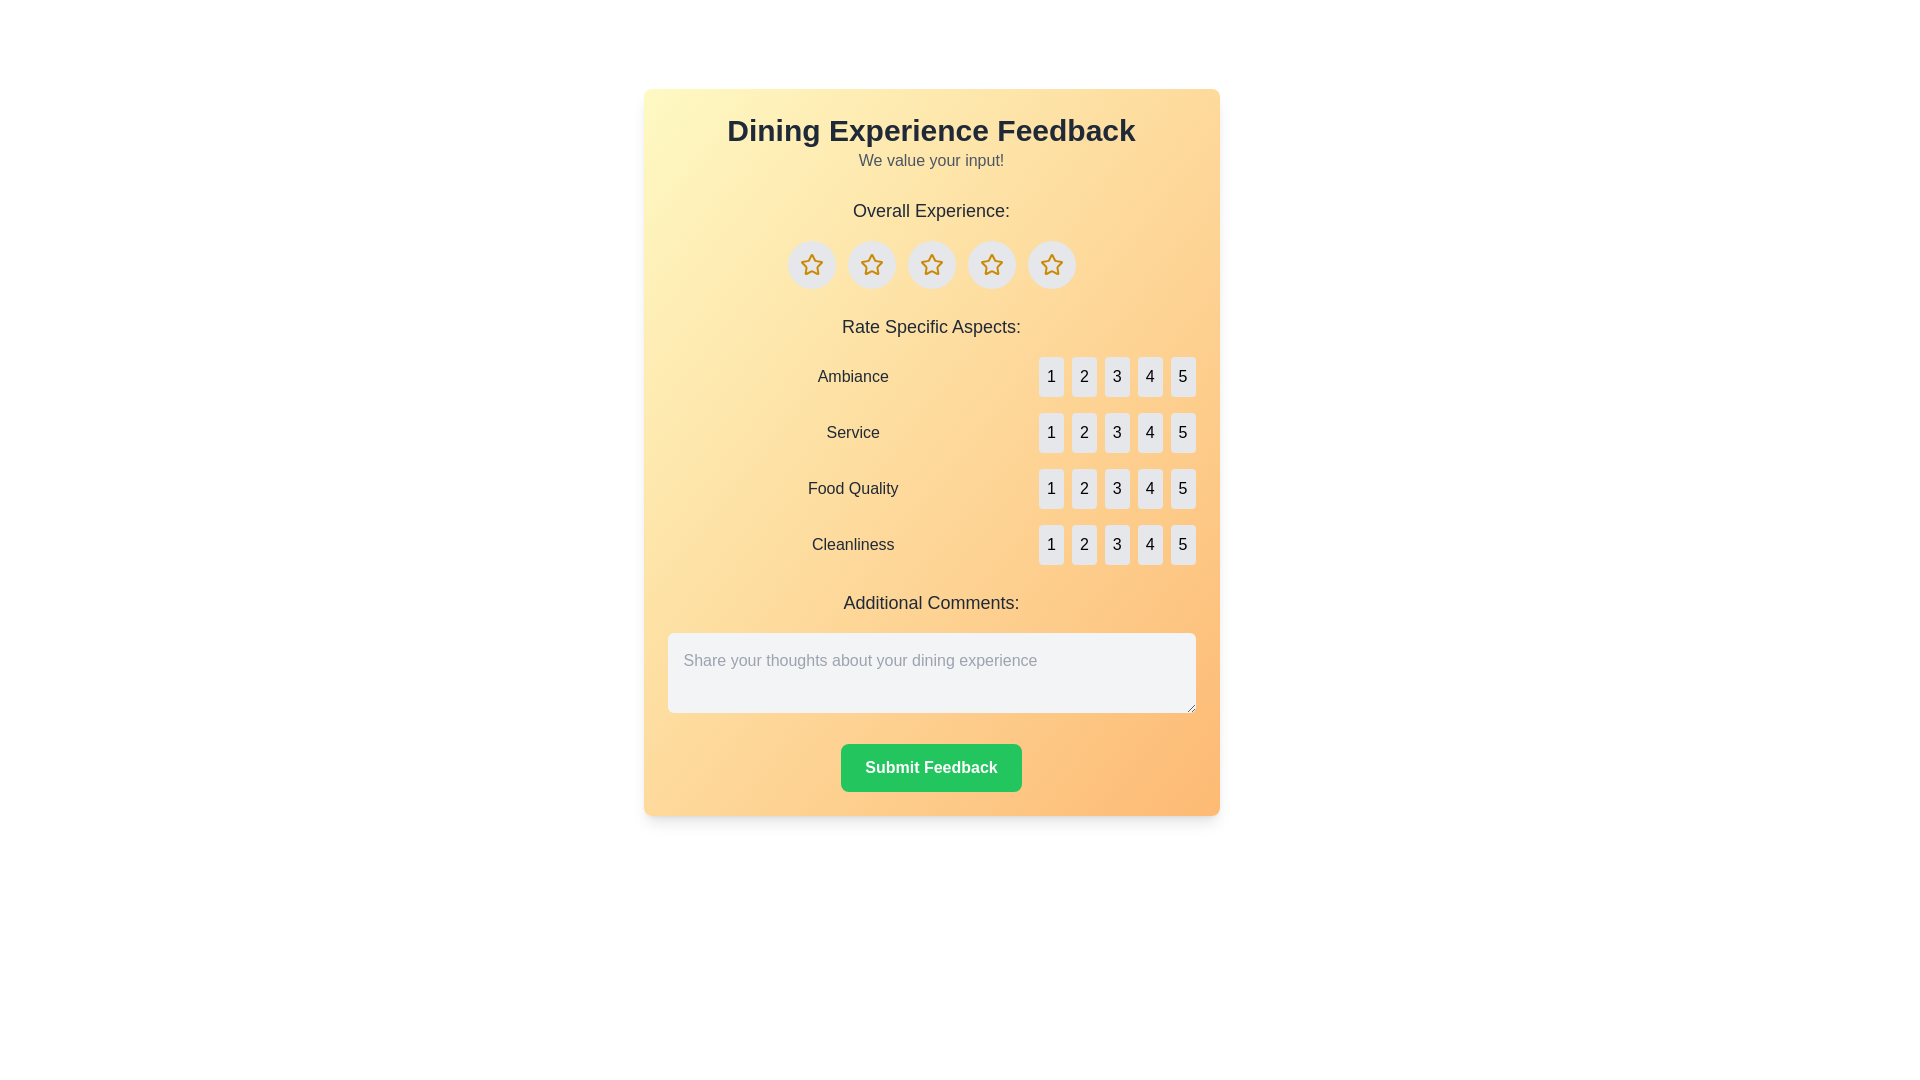 This screenshot has height=1080, width=1920. Describe the element at coordinates (1150, 377) in the screenshot. I see `the rectangular button displaying the number '4' with a light gray background` at that location.